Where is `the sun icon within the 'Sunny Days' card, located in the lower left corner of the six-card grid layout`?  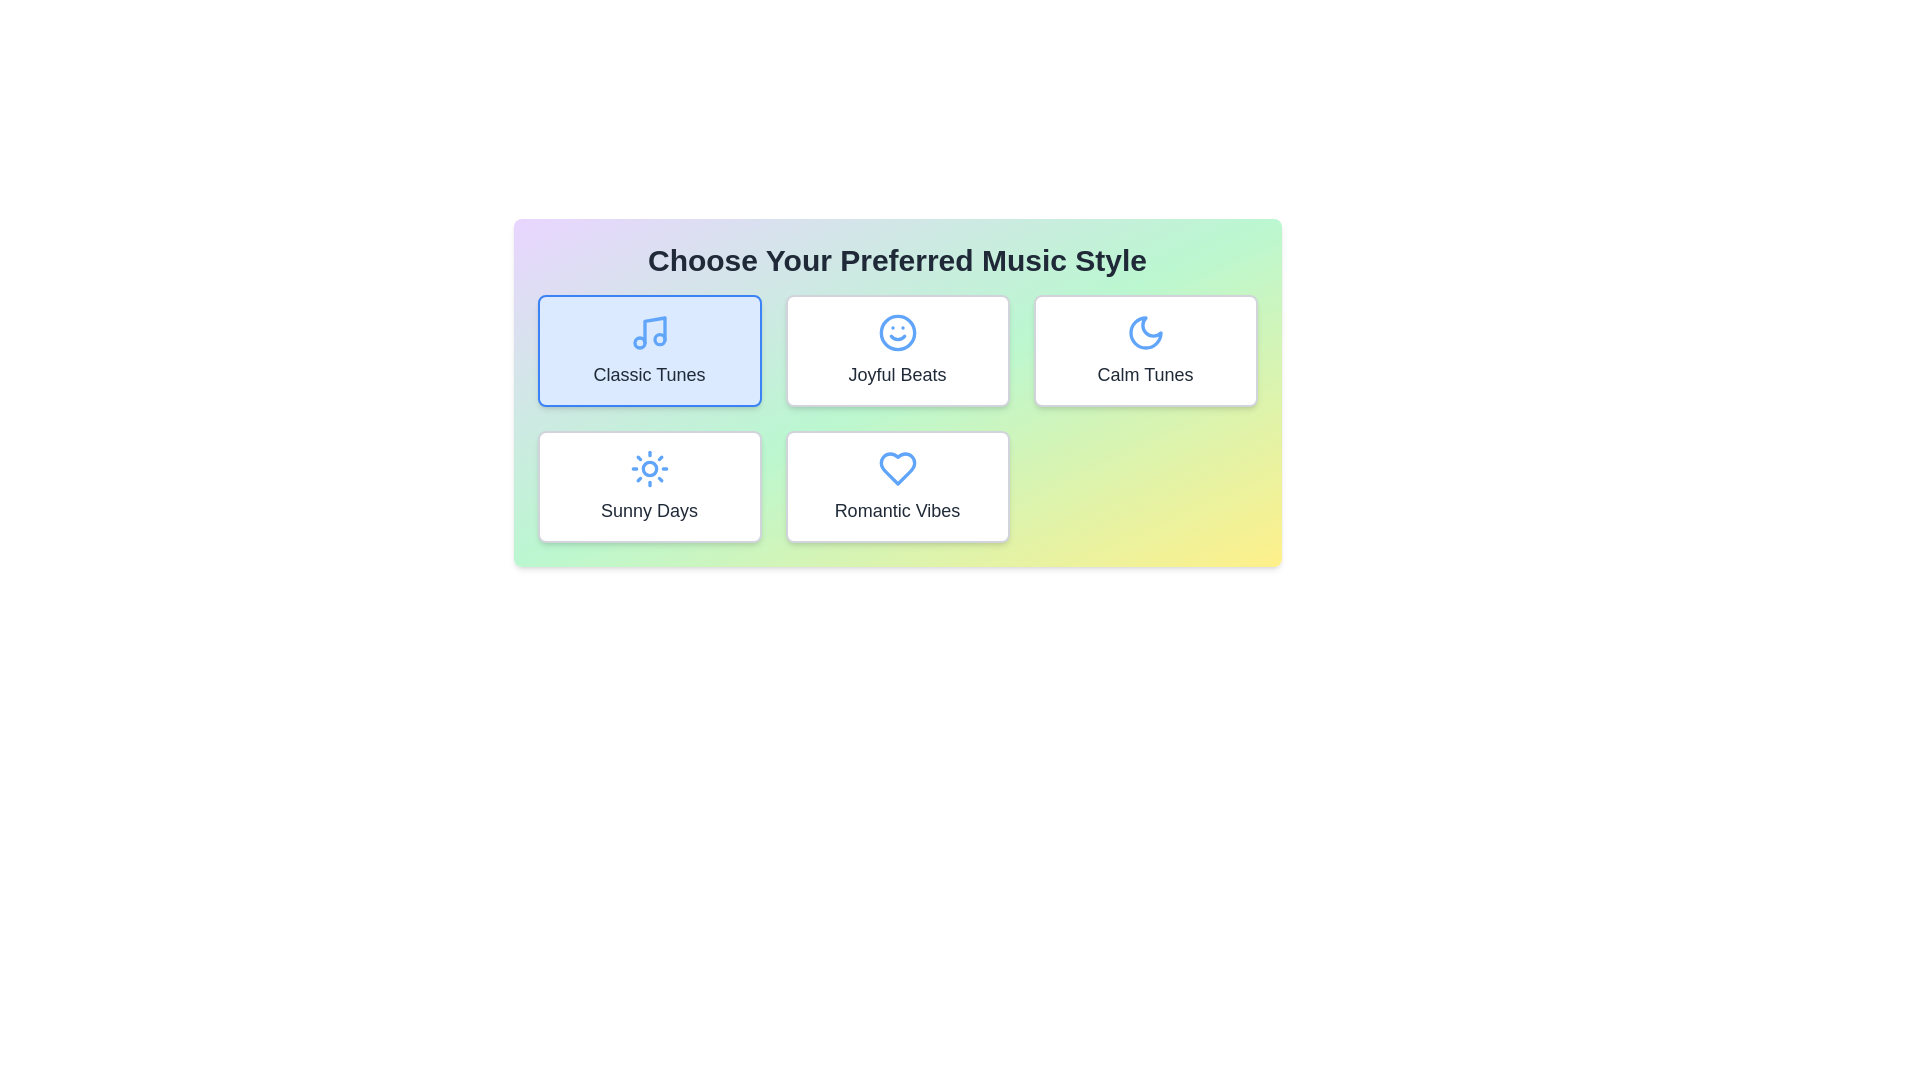 the sun icon within the 'Sunny Days' card, located in the lower left corner of the six-card grid layout is located at coordinates (649, 469).